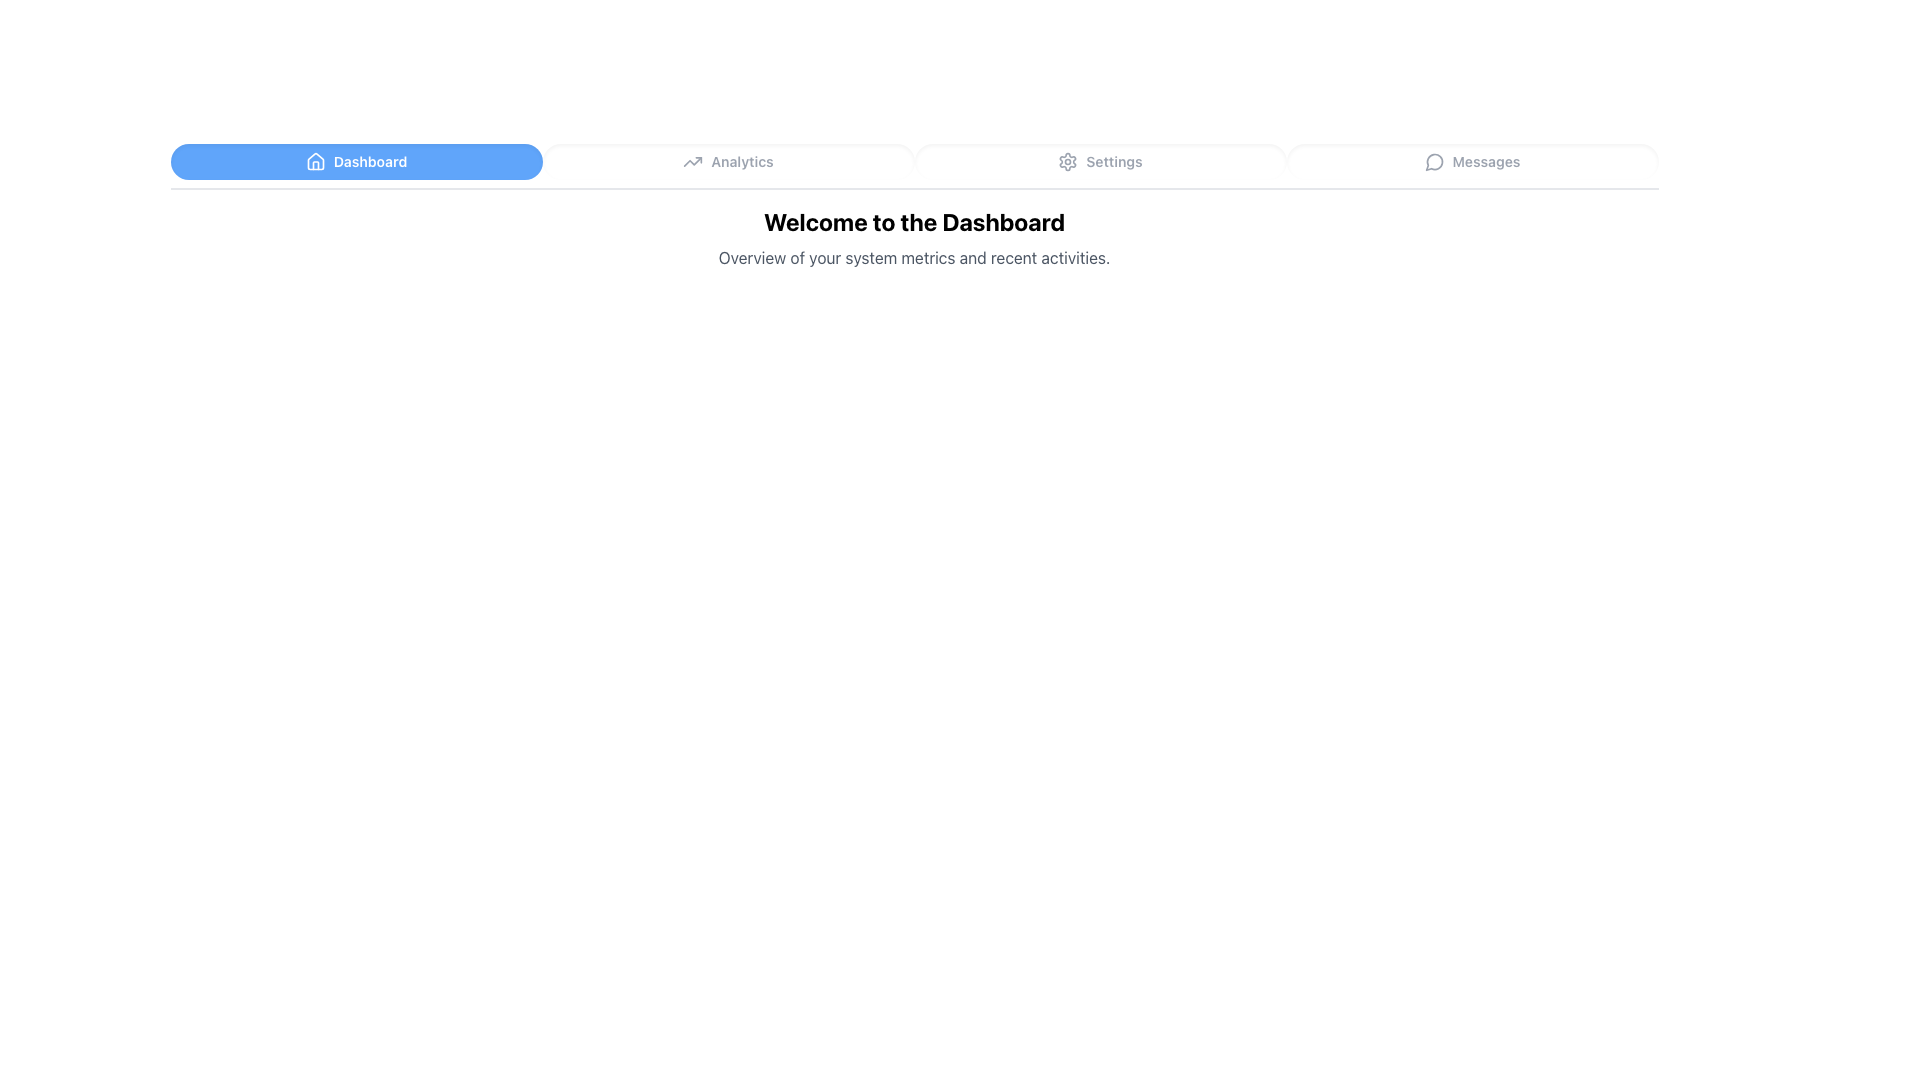  Describe the element at coordinates (741, 161) in the screenshot. I see `the 'Analytics' text label in the navigation bar` at that location.